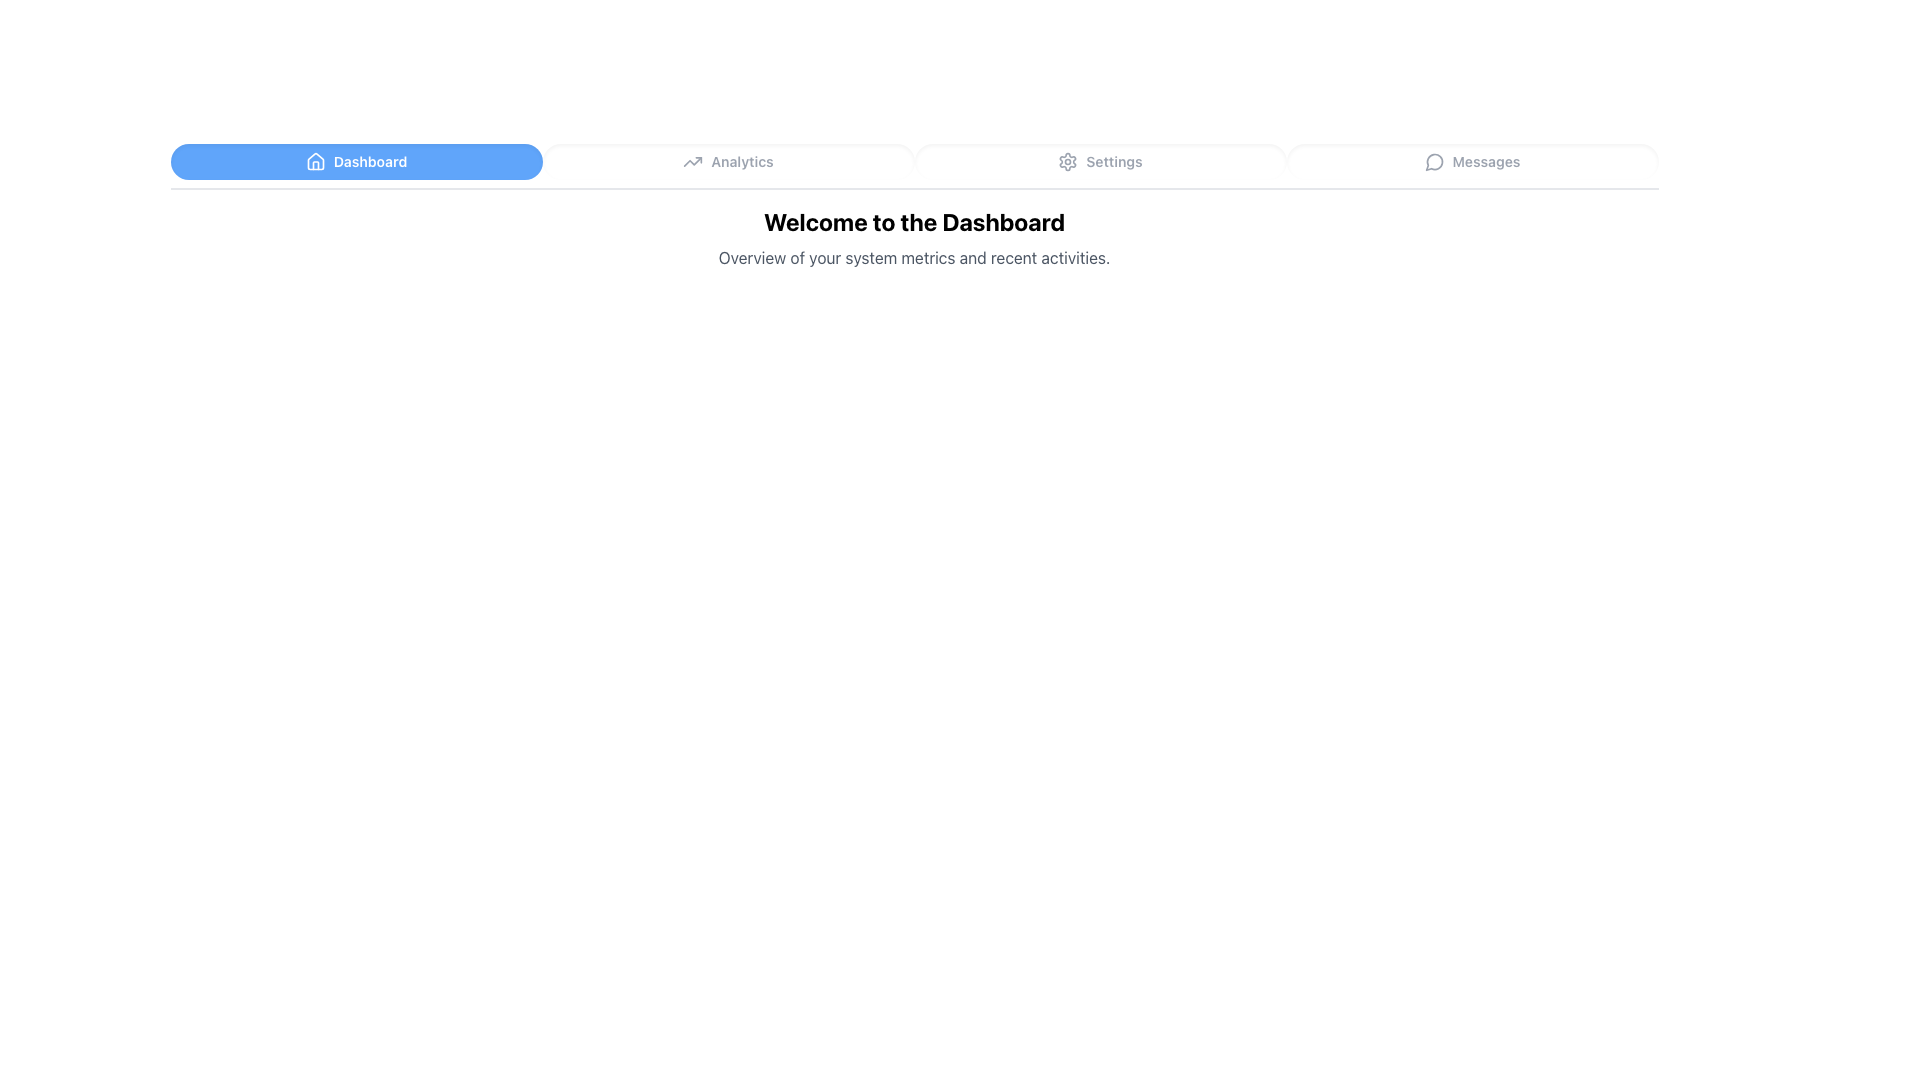  Describe the element at coordinates (741, 161) in the screenshot. I see `the 'Analytics' text label in the navigation bar` at that location.